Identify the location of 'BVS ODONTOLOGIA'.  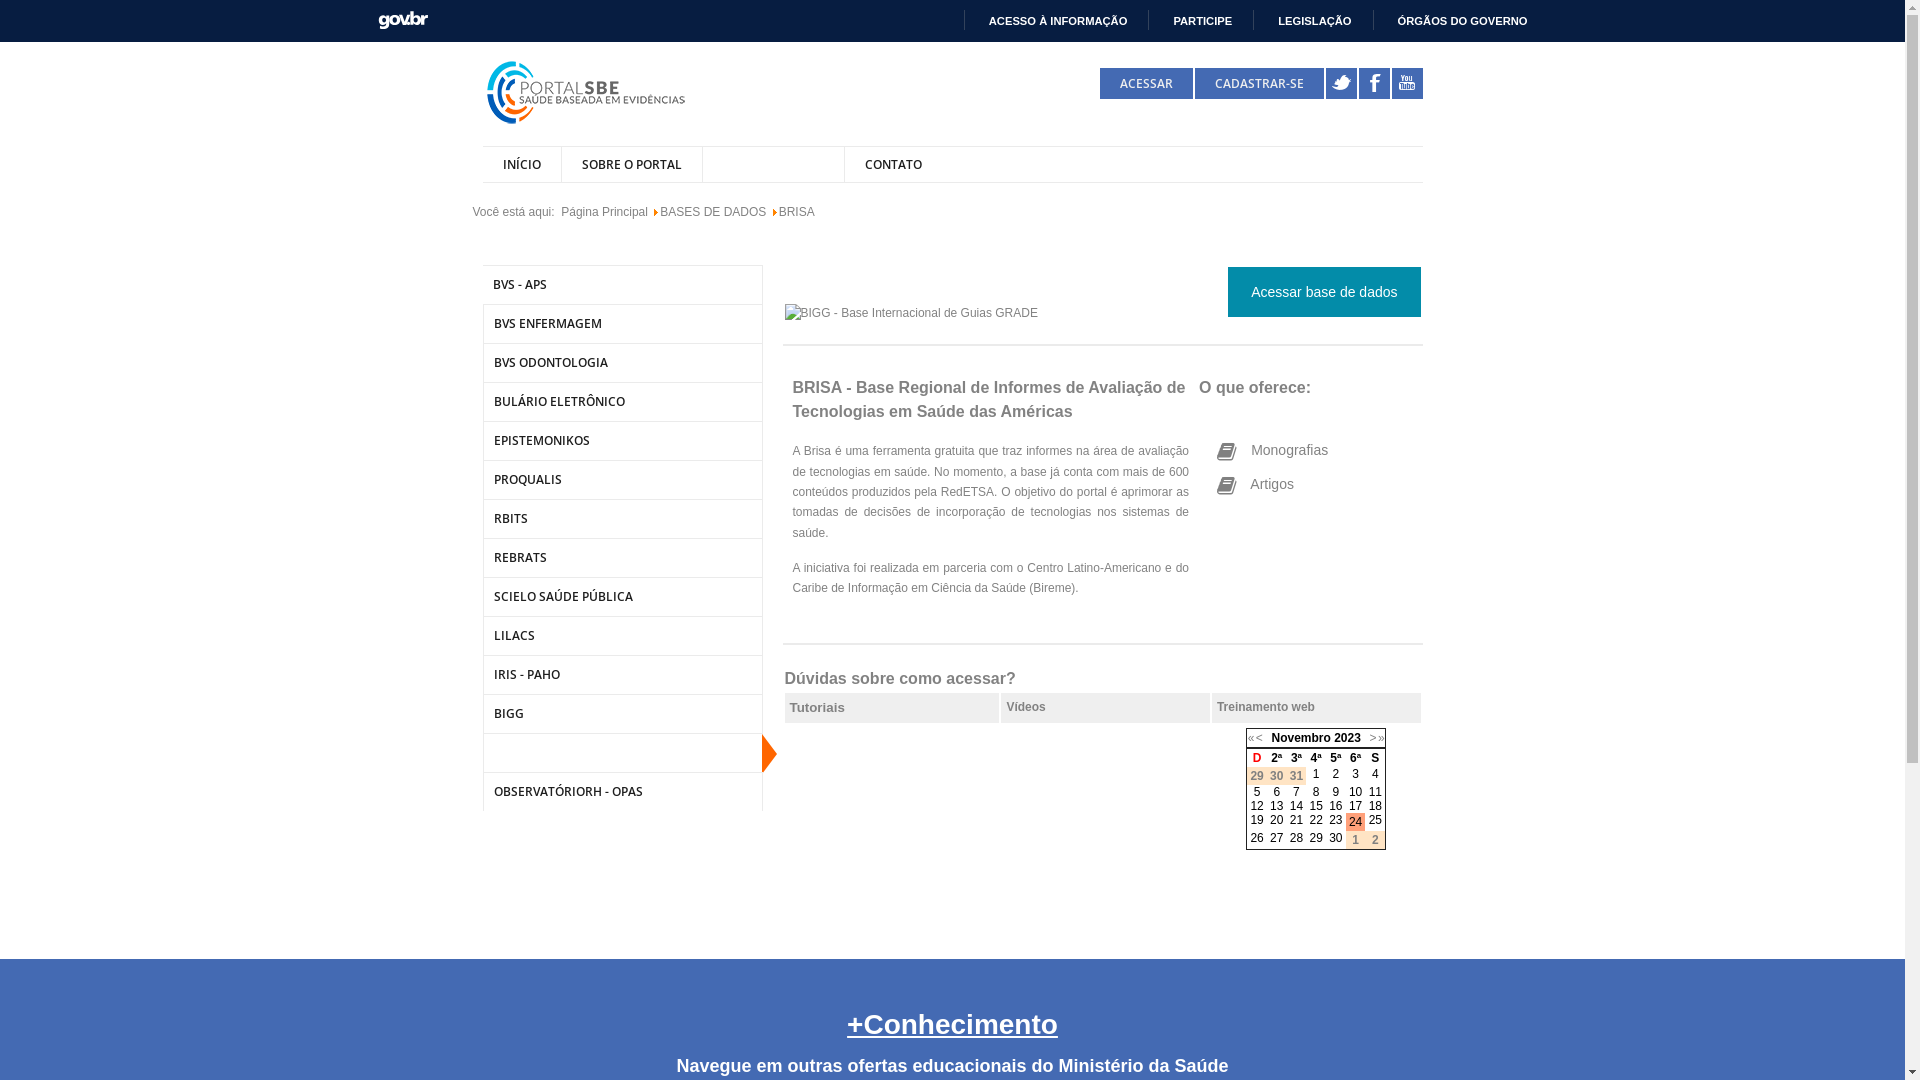
(621, 362).